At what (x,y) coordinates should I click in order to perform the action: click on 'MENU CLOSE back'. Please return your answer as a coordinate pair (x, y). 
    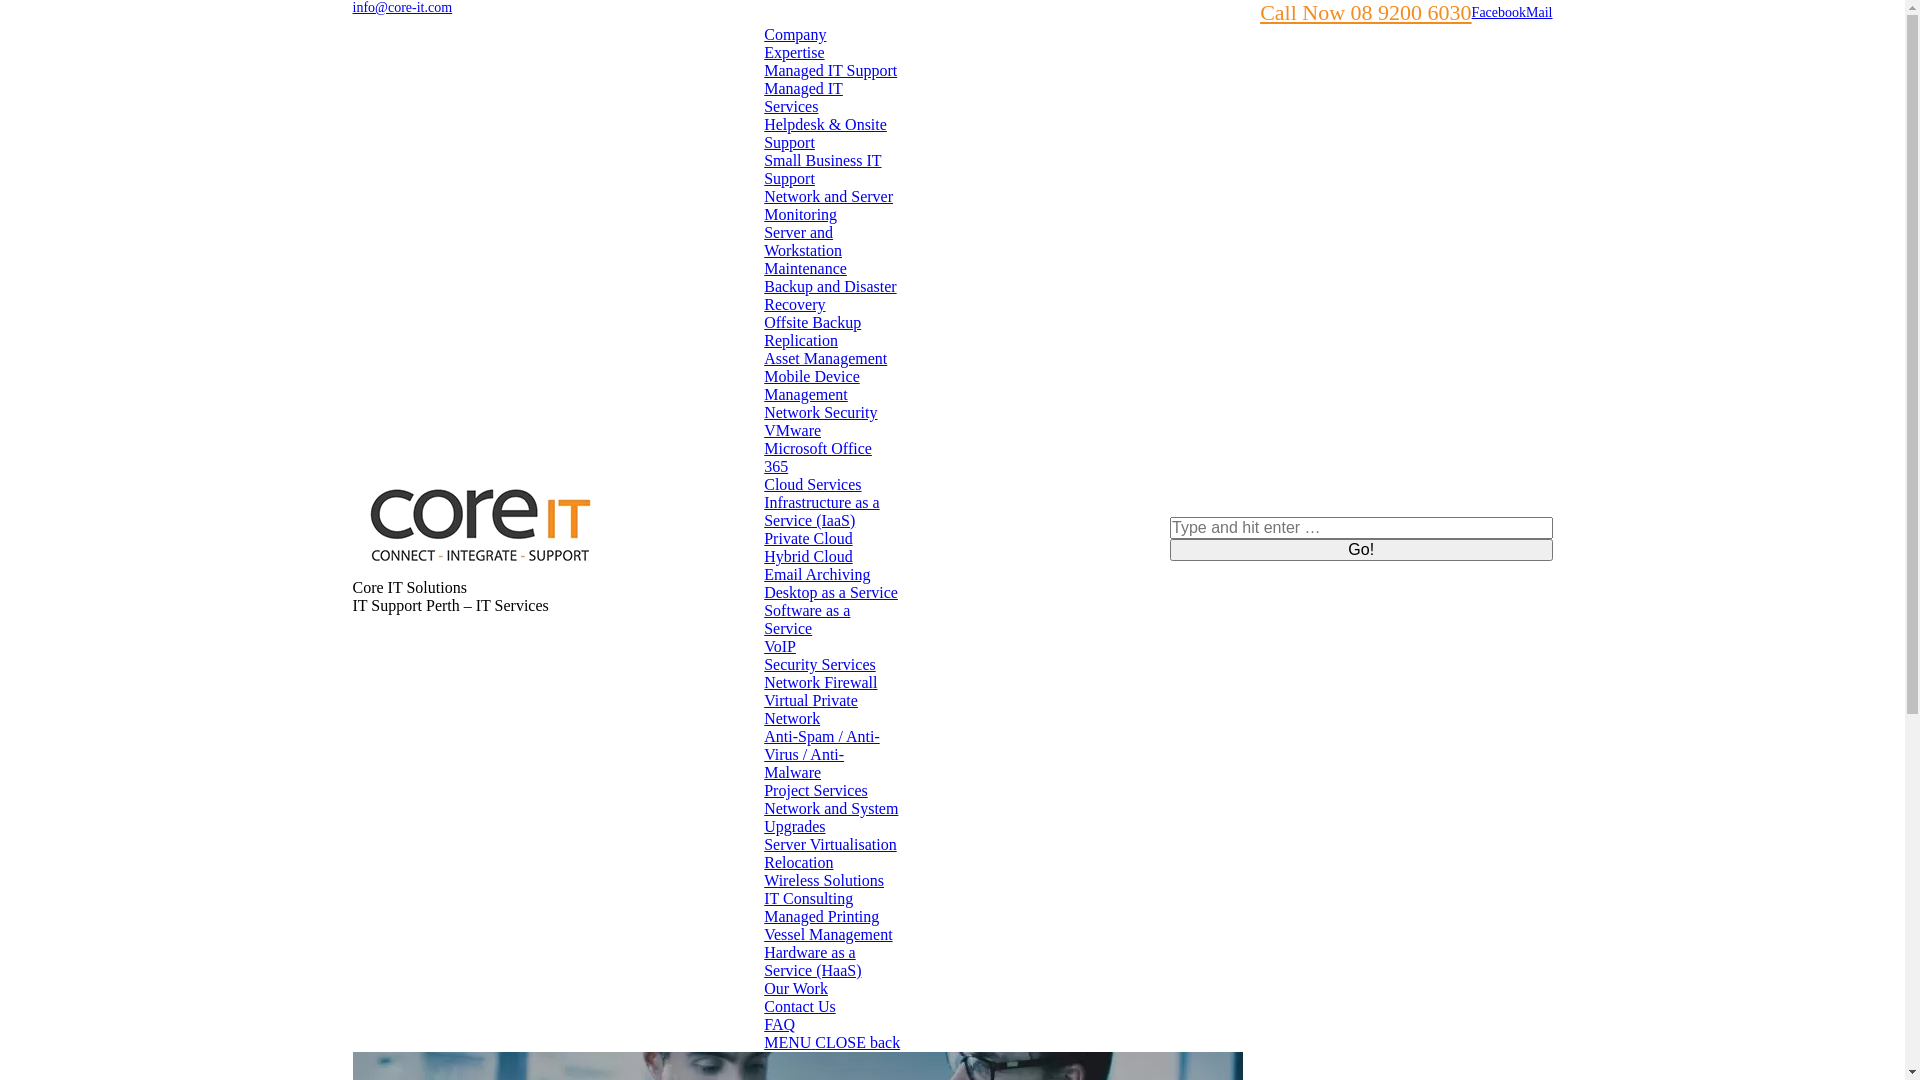
    Looking at the image, I should click on (831, 1041).